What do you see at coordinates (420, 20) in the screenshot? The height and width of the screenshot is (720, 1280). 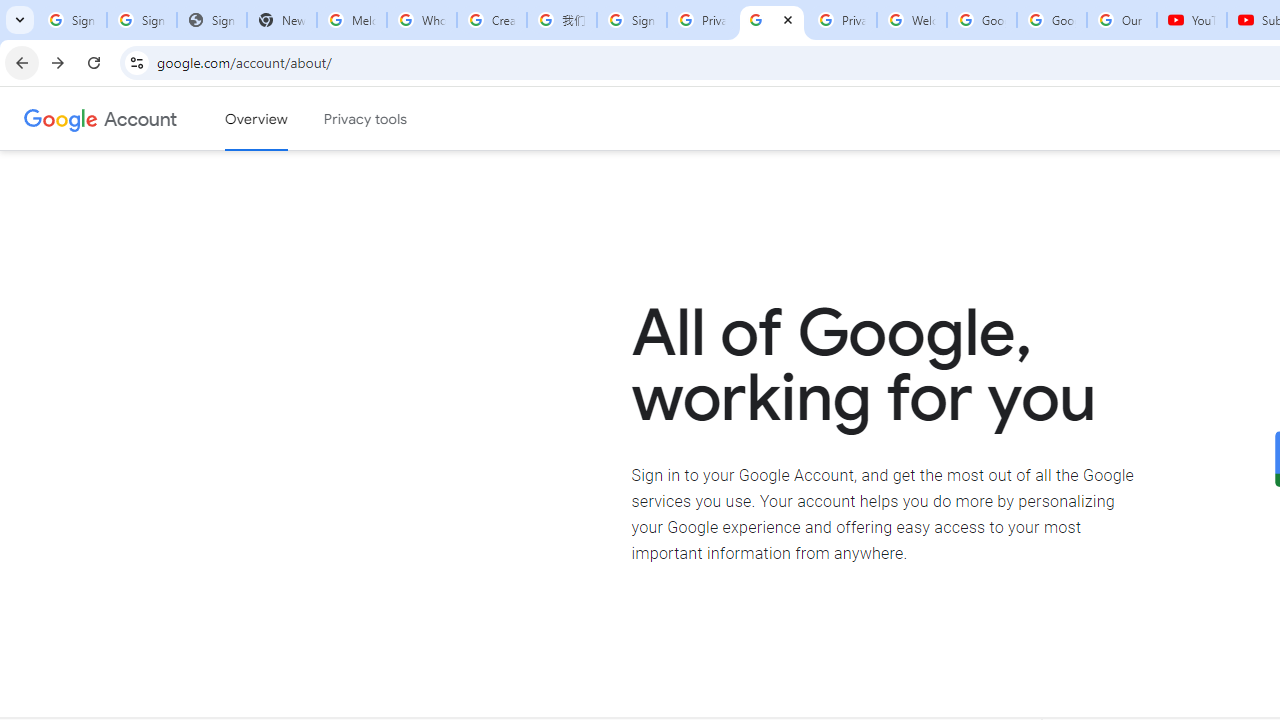 I see `'Who is my administrator? - Google Account Help'` at bounding box center [420, 20].